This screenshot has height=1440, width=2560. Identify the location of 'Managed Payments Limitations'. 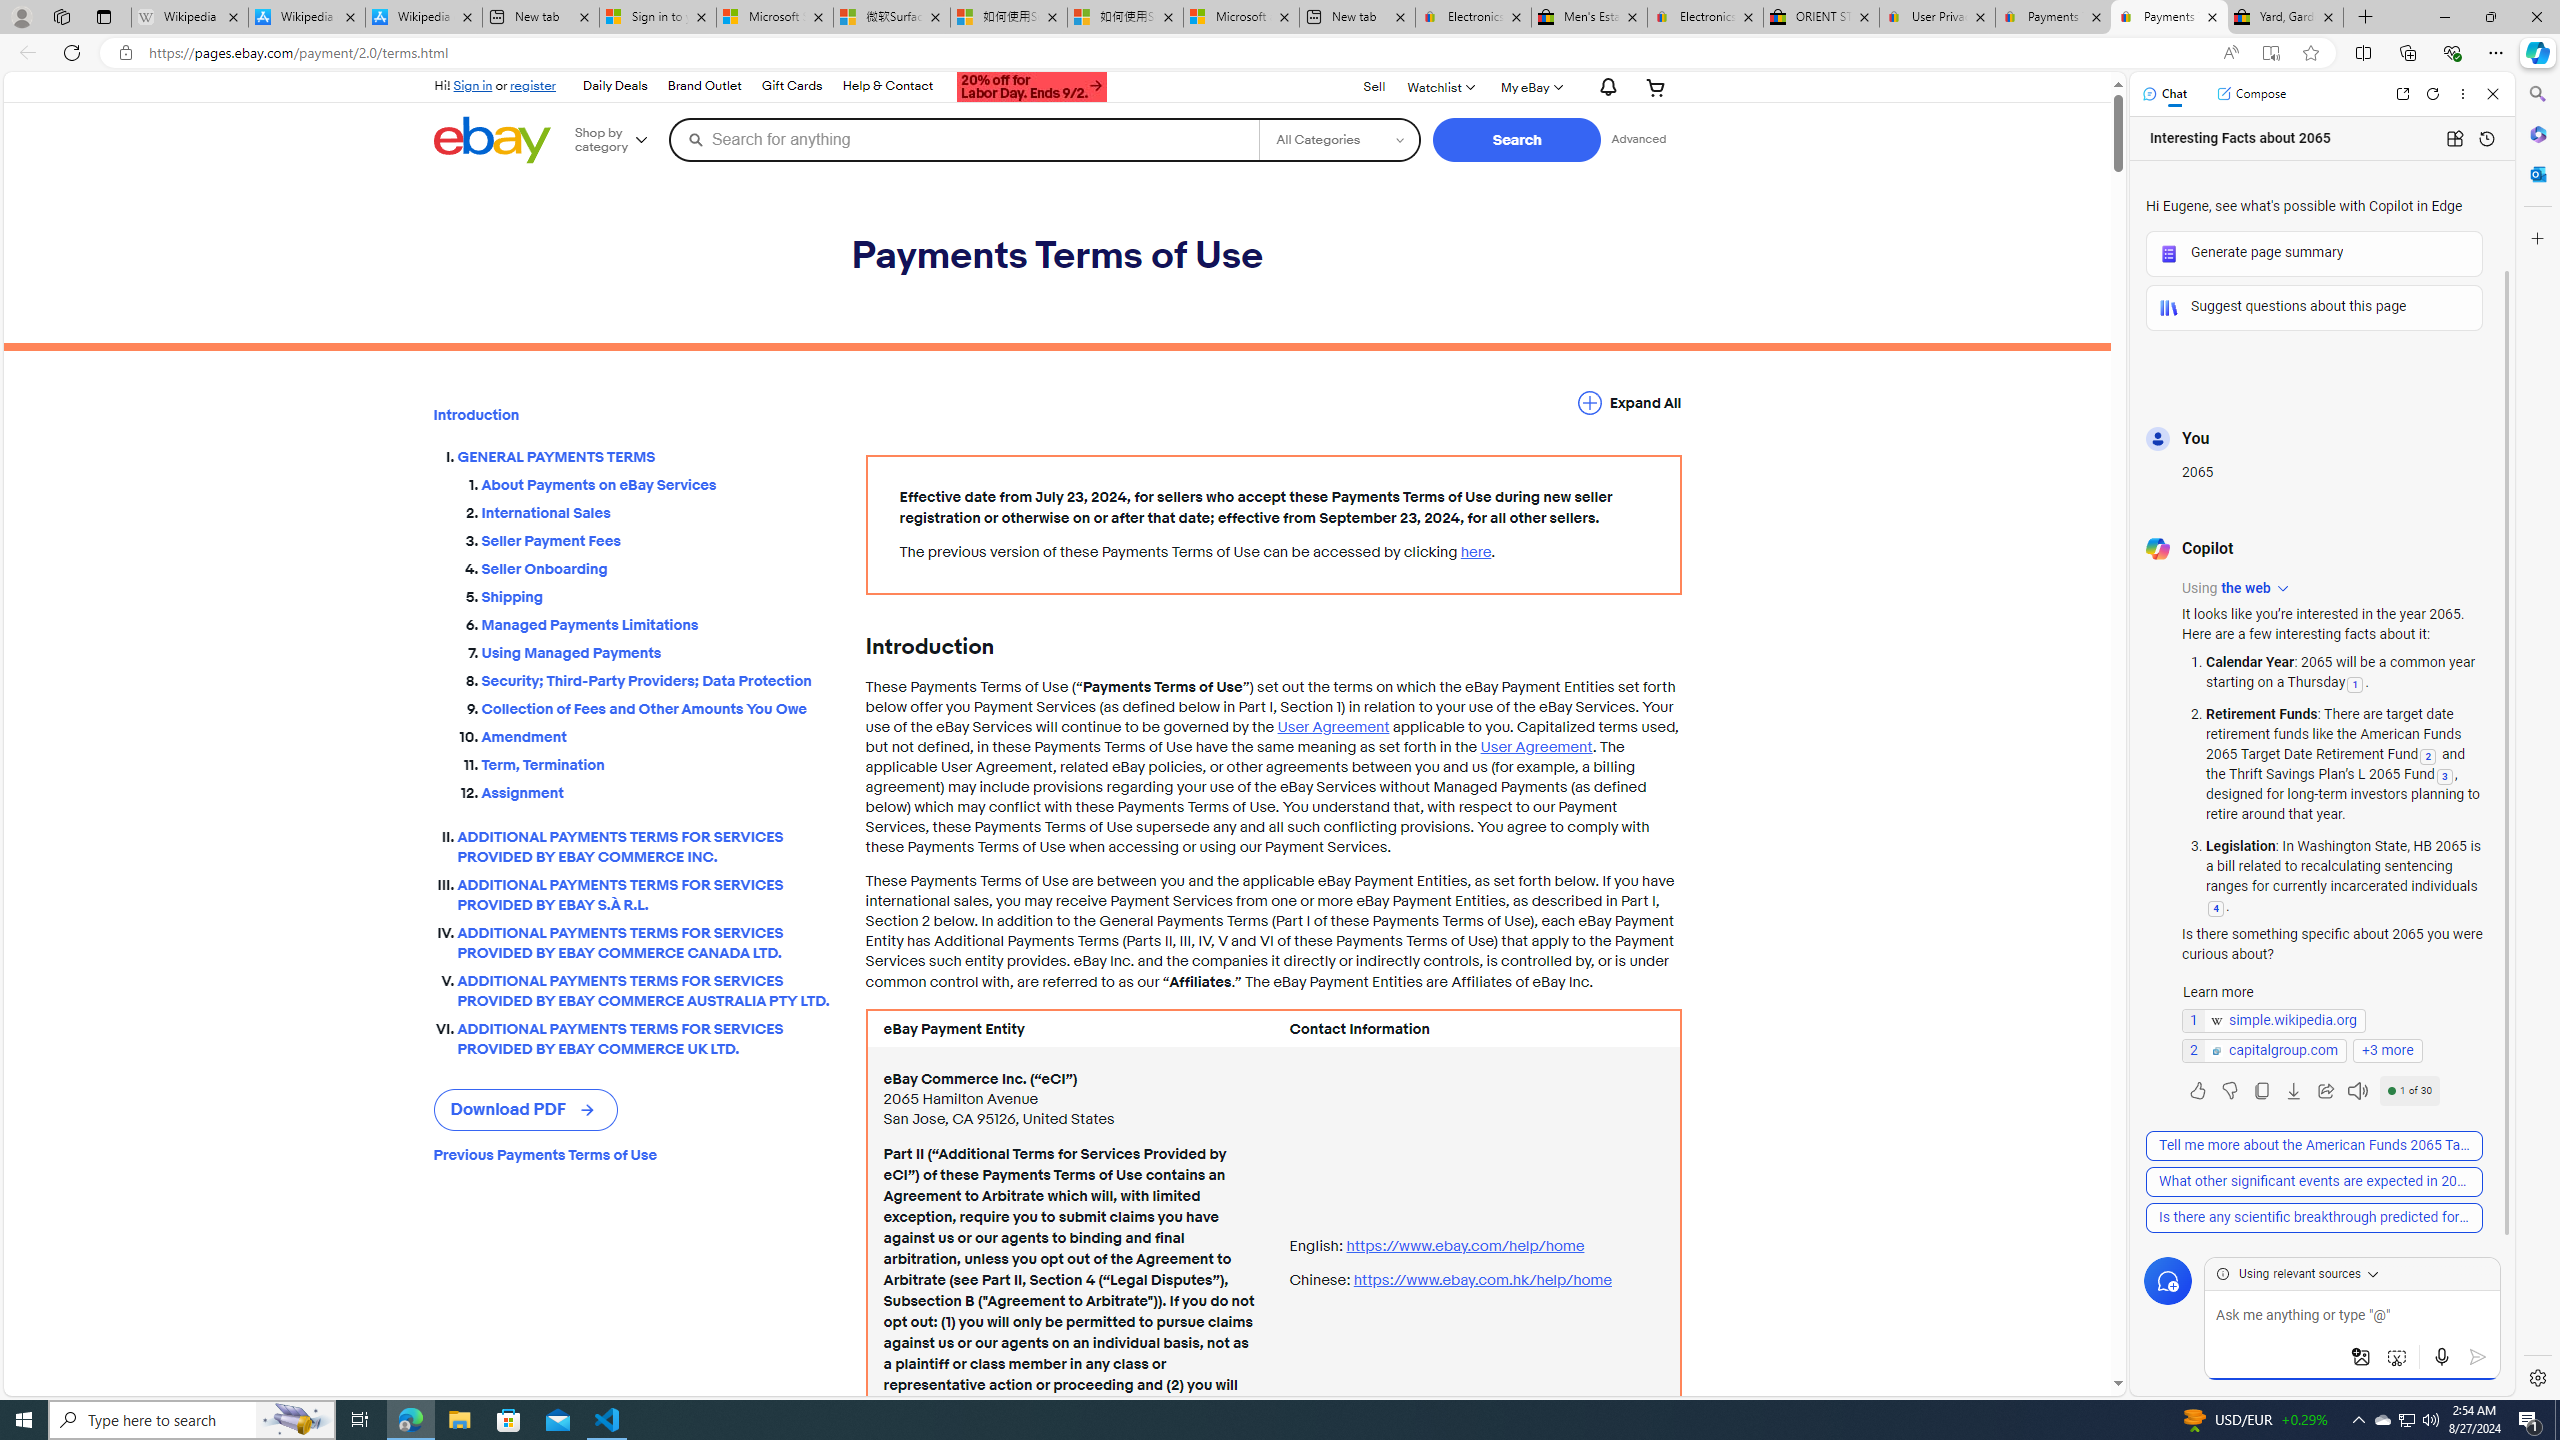
(656, 621).